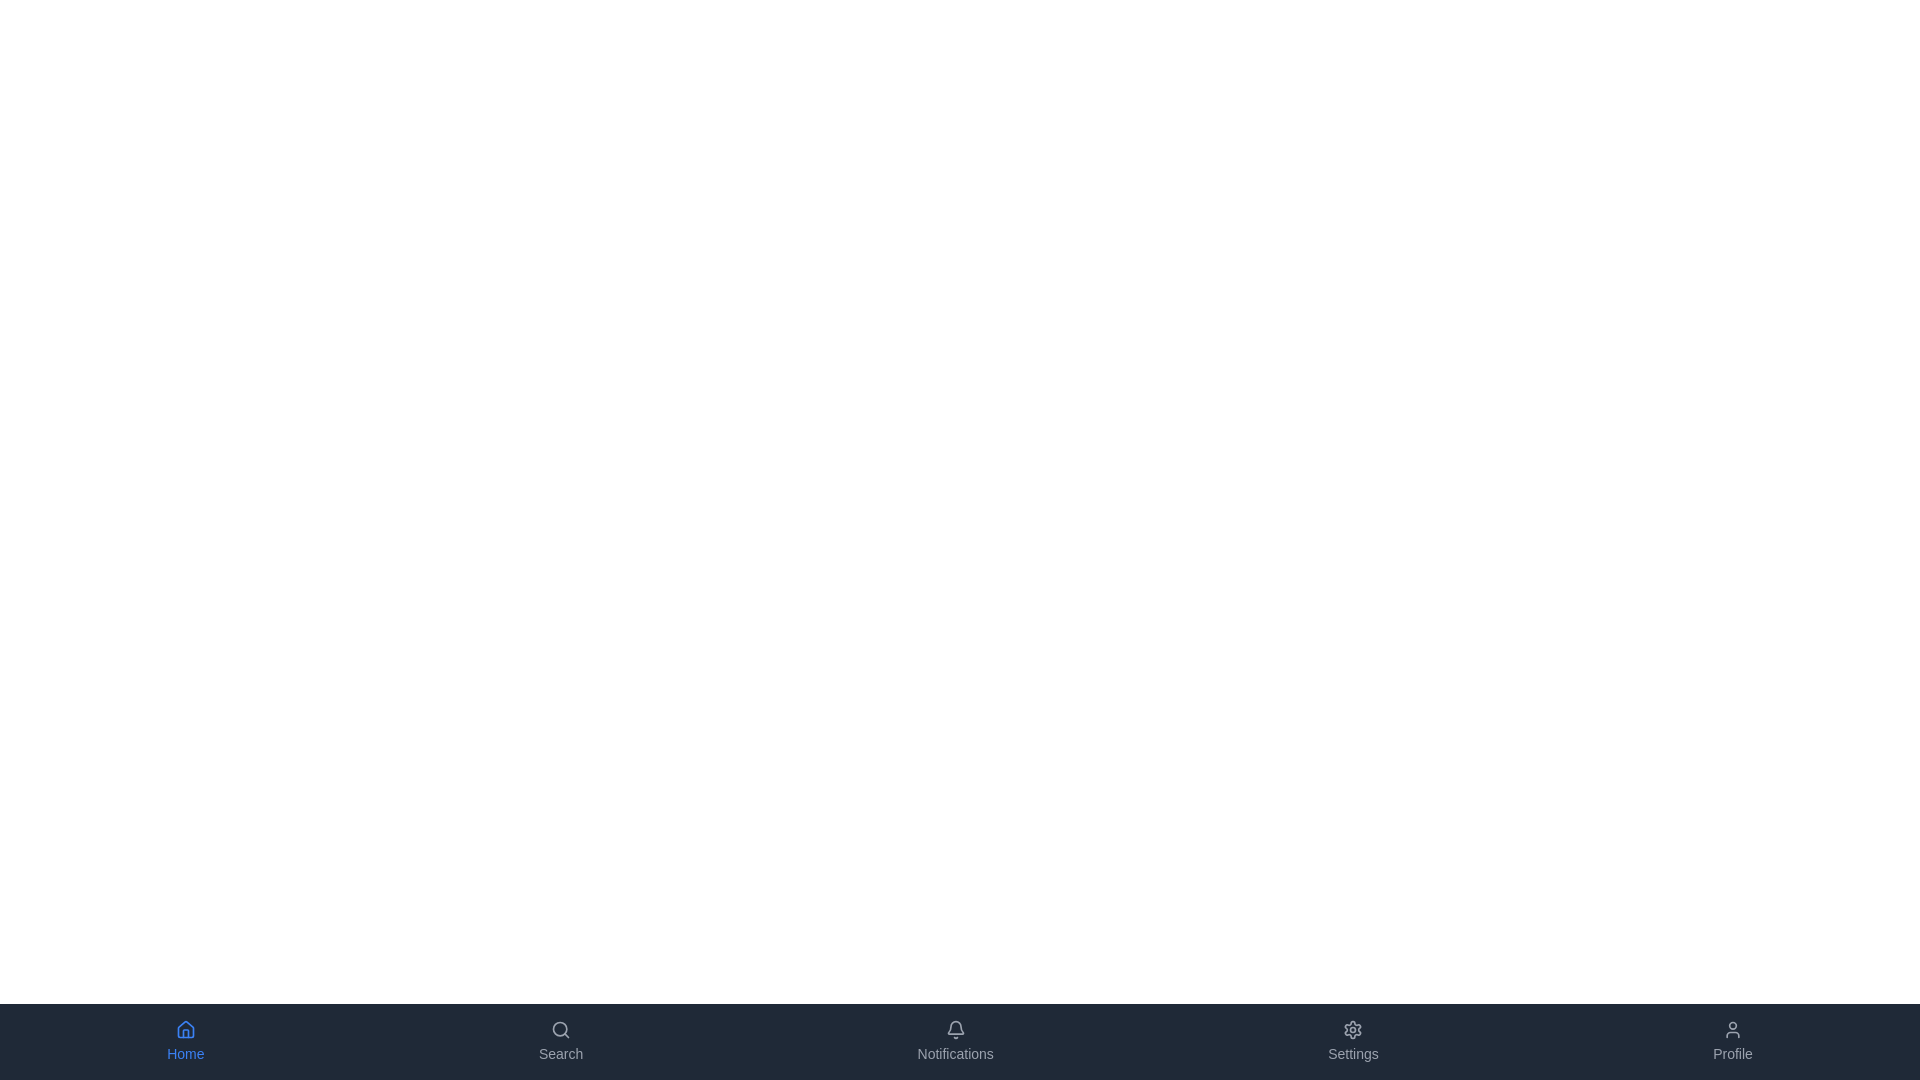 This screenshot has height=1080, width=1920. What do you see at coordinates (1353, 1052) in the screenshot?
I see `the 'Settings' text label located in the bottom navigation bar, which is styled in a small, gray font and positioned below a gear-shaped icon` at bounding box center [1353, 1052].